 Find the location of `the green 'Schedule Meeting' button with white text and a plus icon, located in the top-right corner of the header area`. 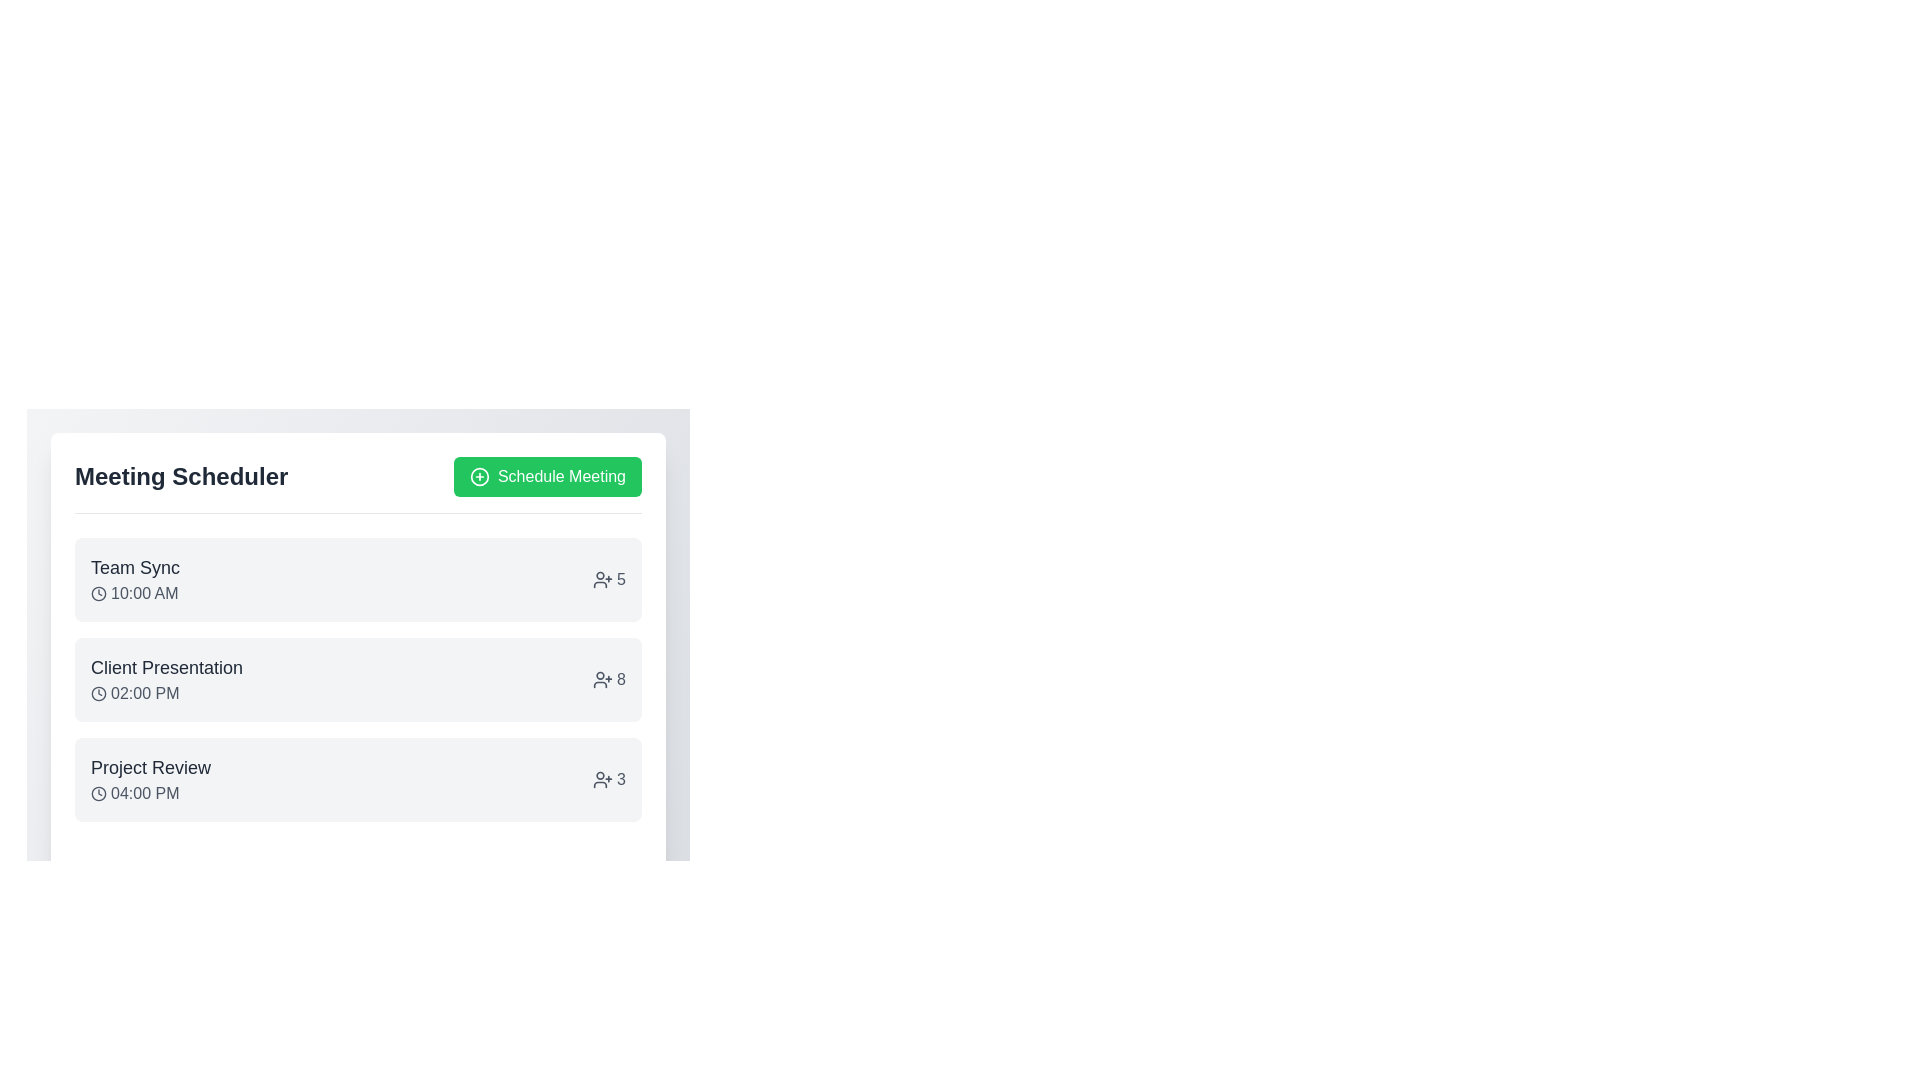

the green 'Schedule Meeting' button with white text and a plus icon, located in the top-right corner of the header area is located at coordinates (547, 477).